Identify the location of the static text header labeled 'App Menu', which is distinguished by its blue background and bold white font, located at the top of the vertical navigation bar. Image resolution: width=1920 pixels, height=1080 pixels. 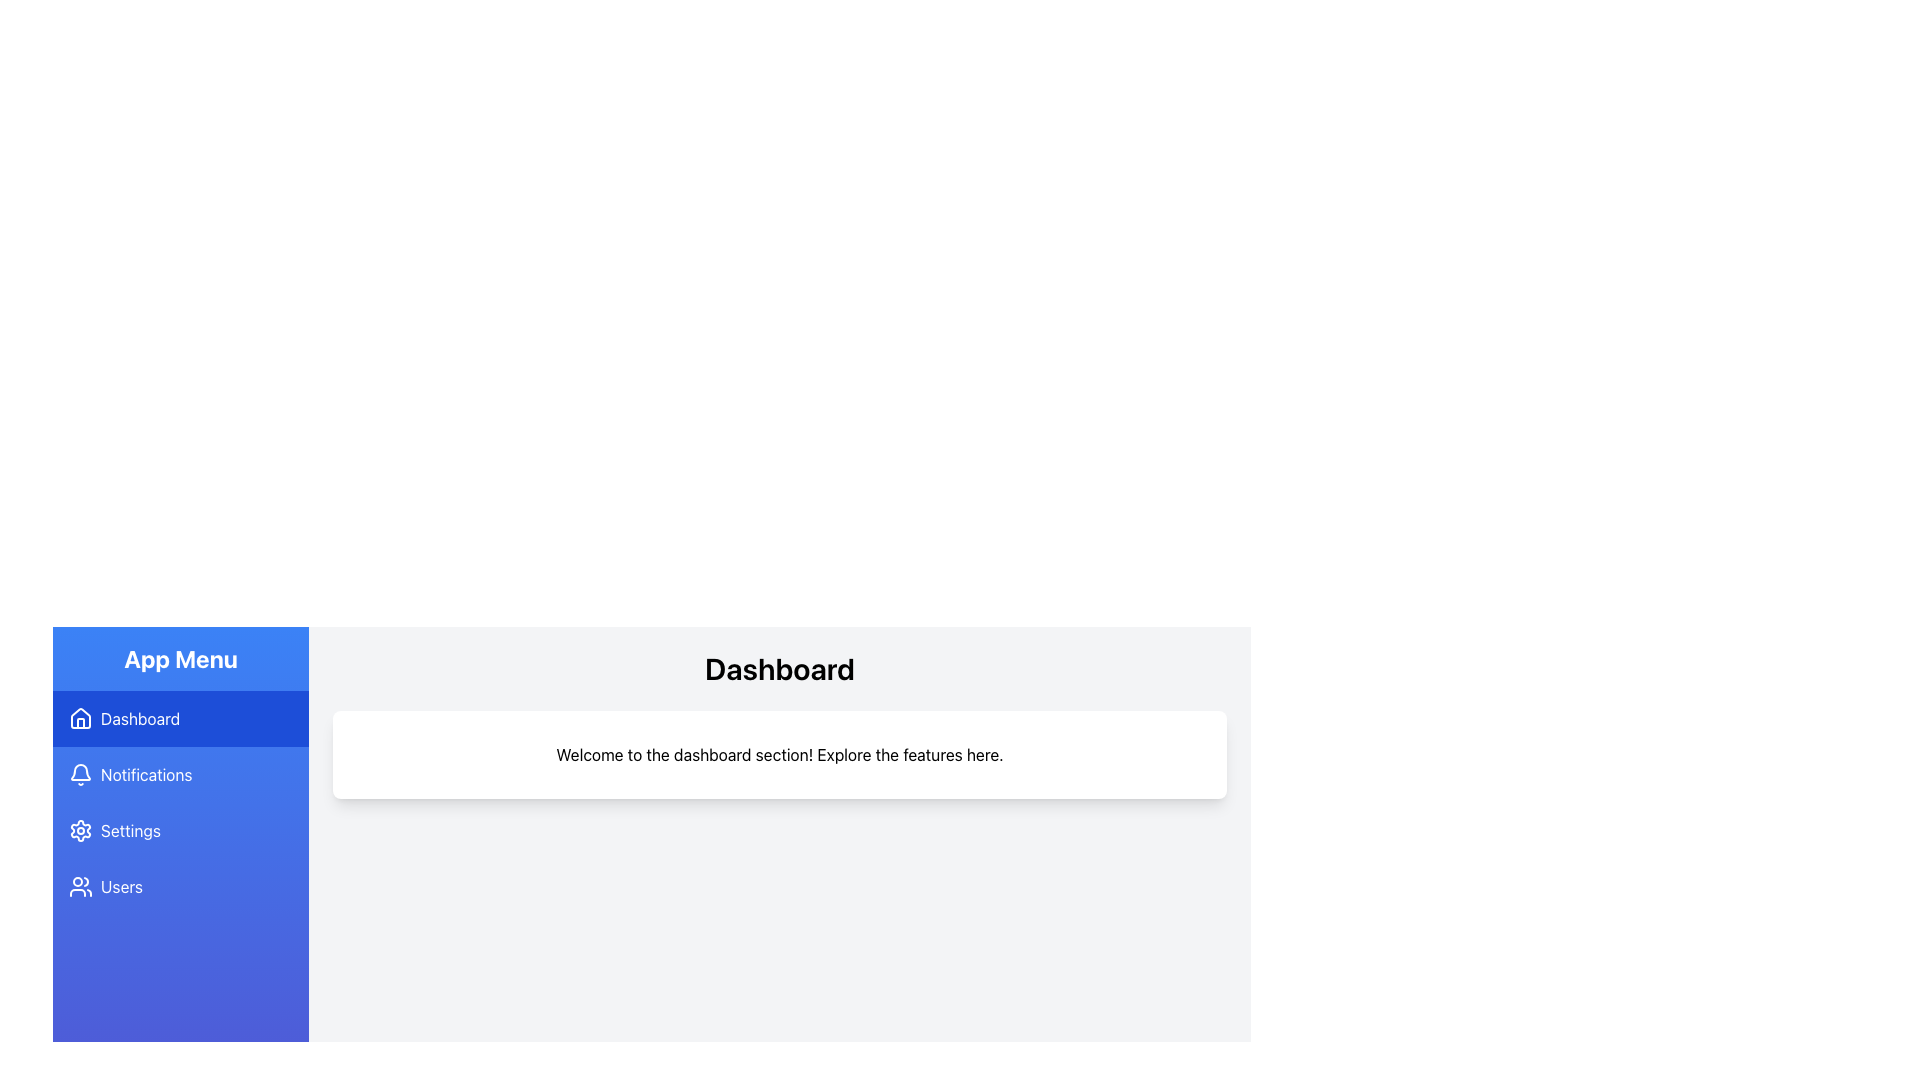
(181, 659).